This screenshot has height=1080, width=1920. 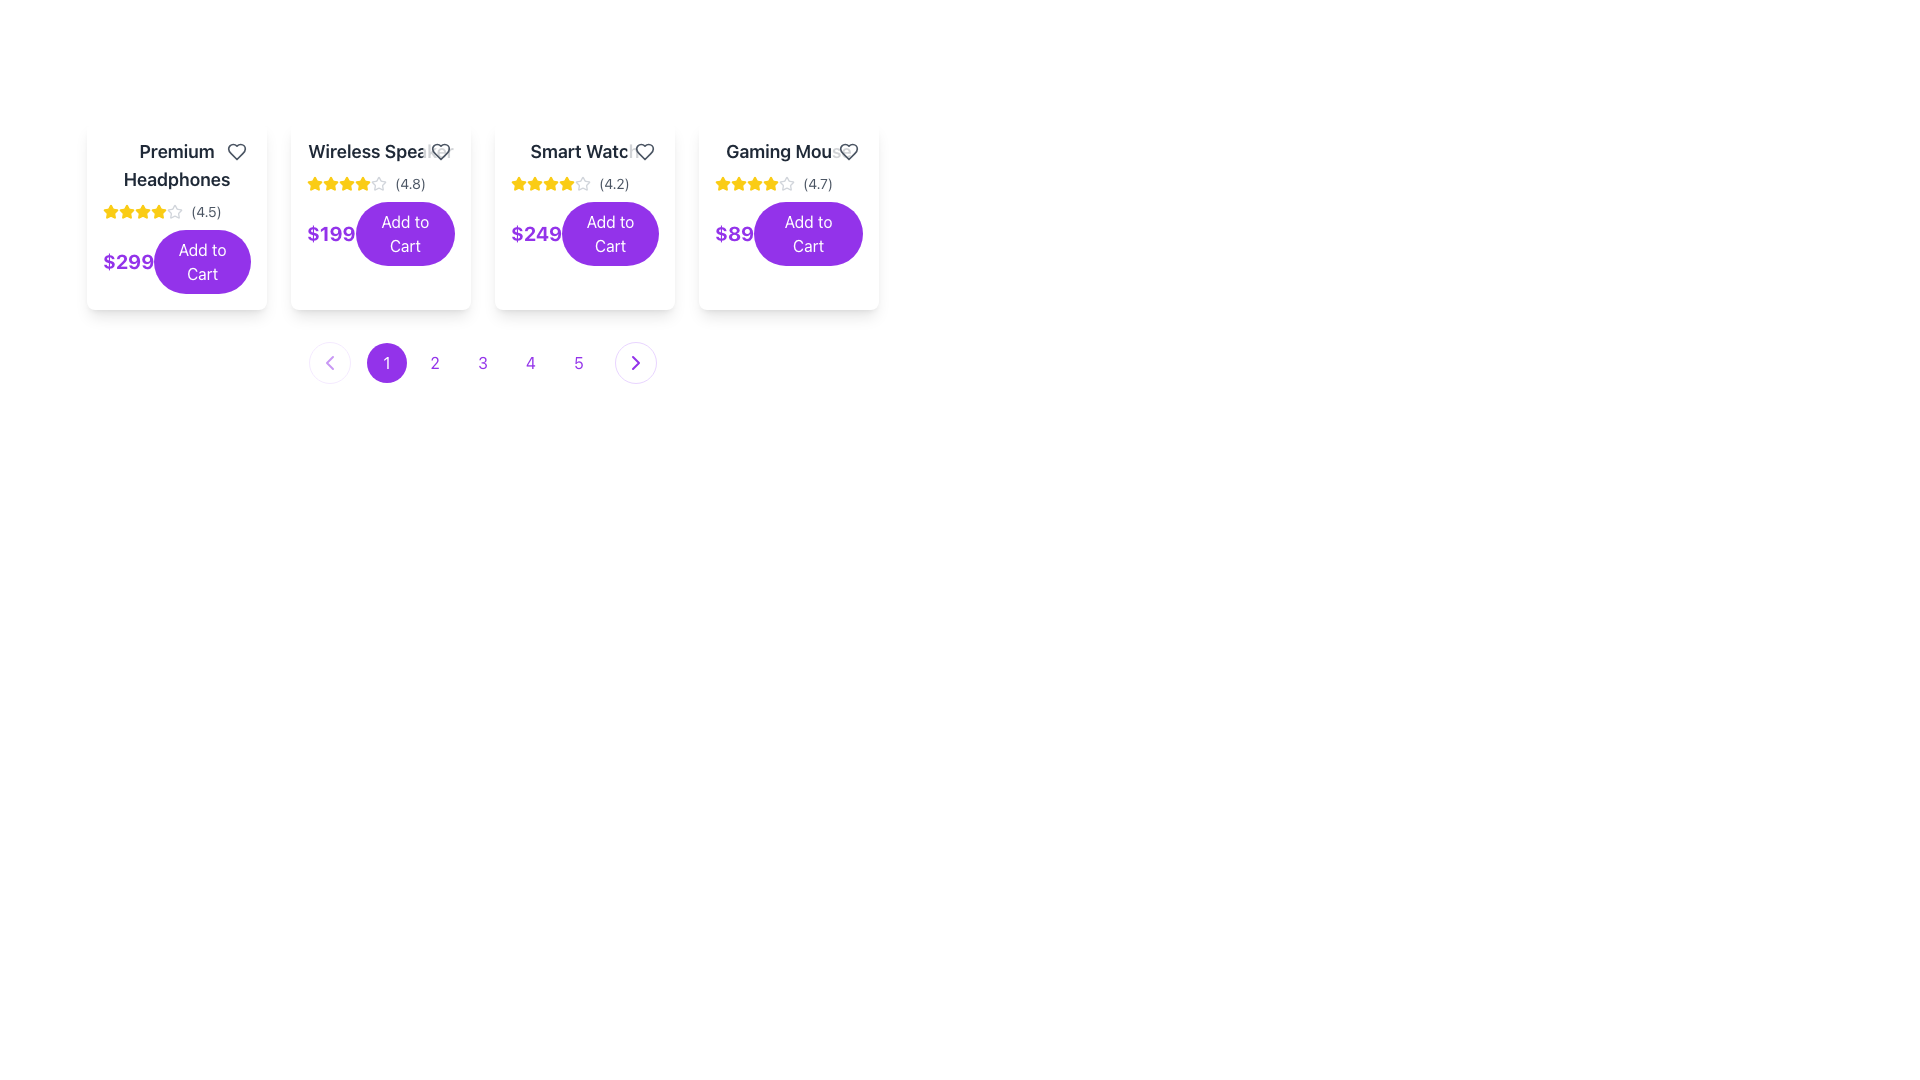 I want to click on the third star icon in the five-star rating bar of the 'Gaming Mouse' product card, which is the fourth card in the horizontally-aligned list, so click(x=722, y=183).